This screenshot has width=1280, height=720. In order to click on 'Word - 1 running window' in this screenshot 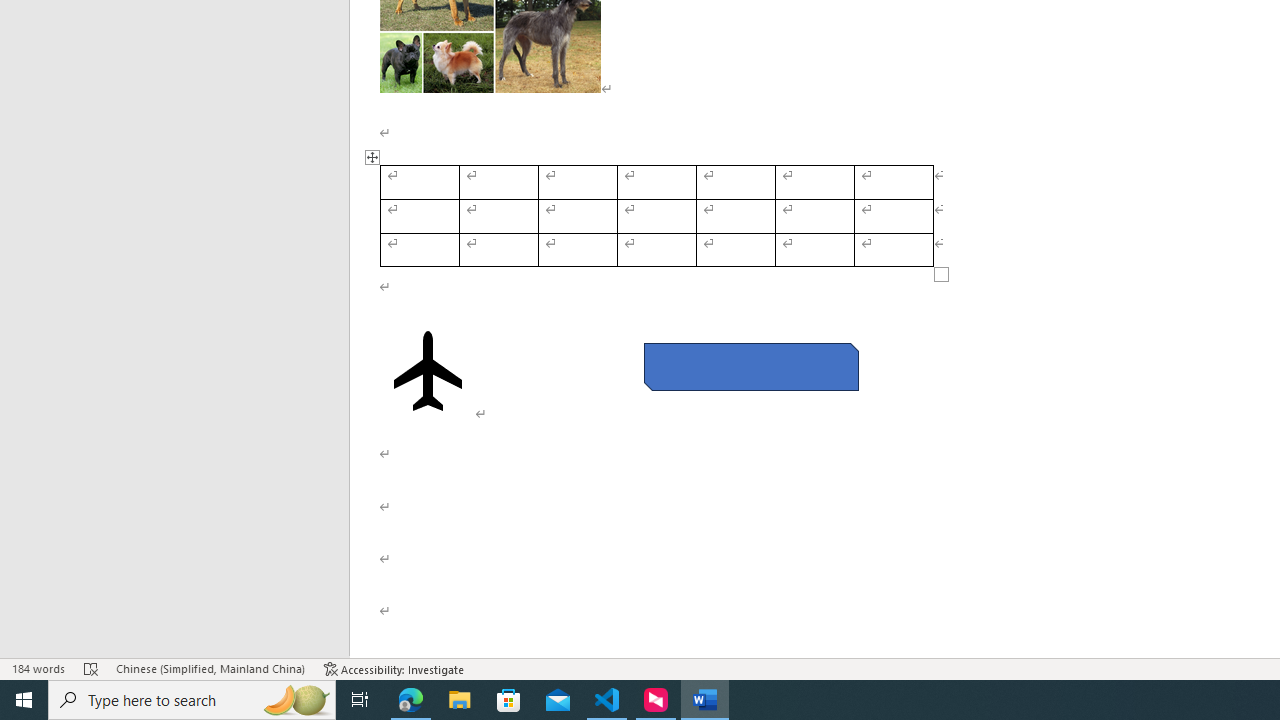, I will do `click(705, 698)`.